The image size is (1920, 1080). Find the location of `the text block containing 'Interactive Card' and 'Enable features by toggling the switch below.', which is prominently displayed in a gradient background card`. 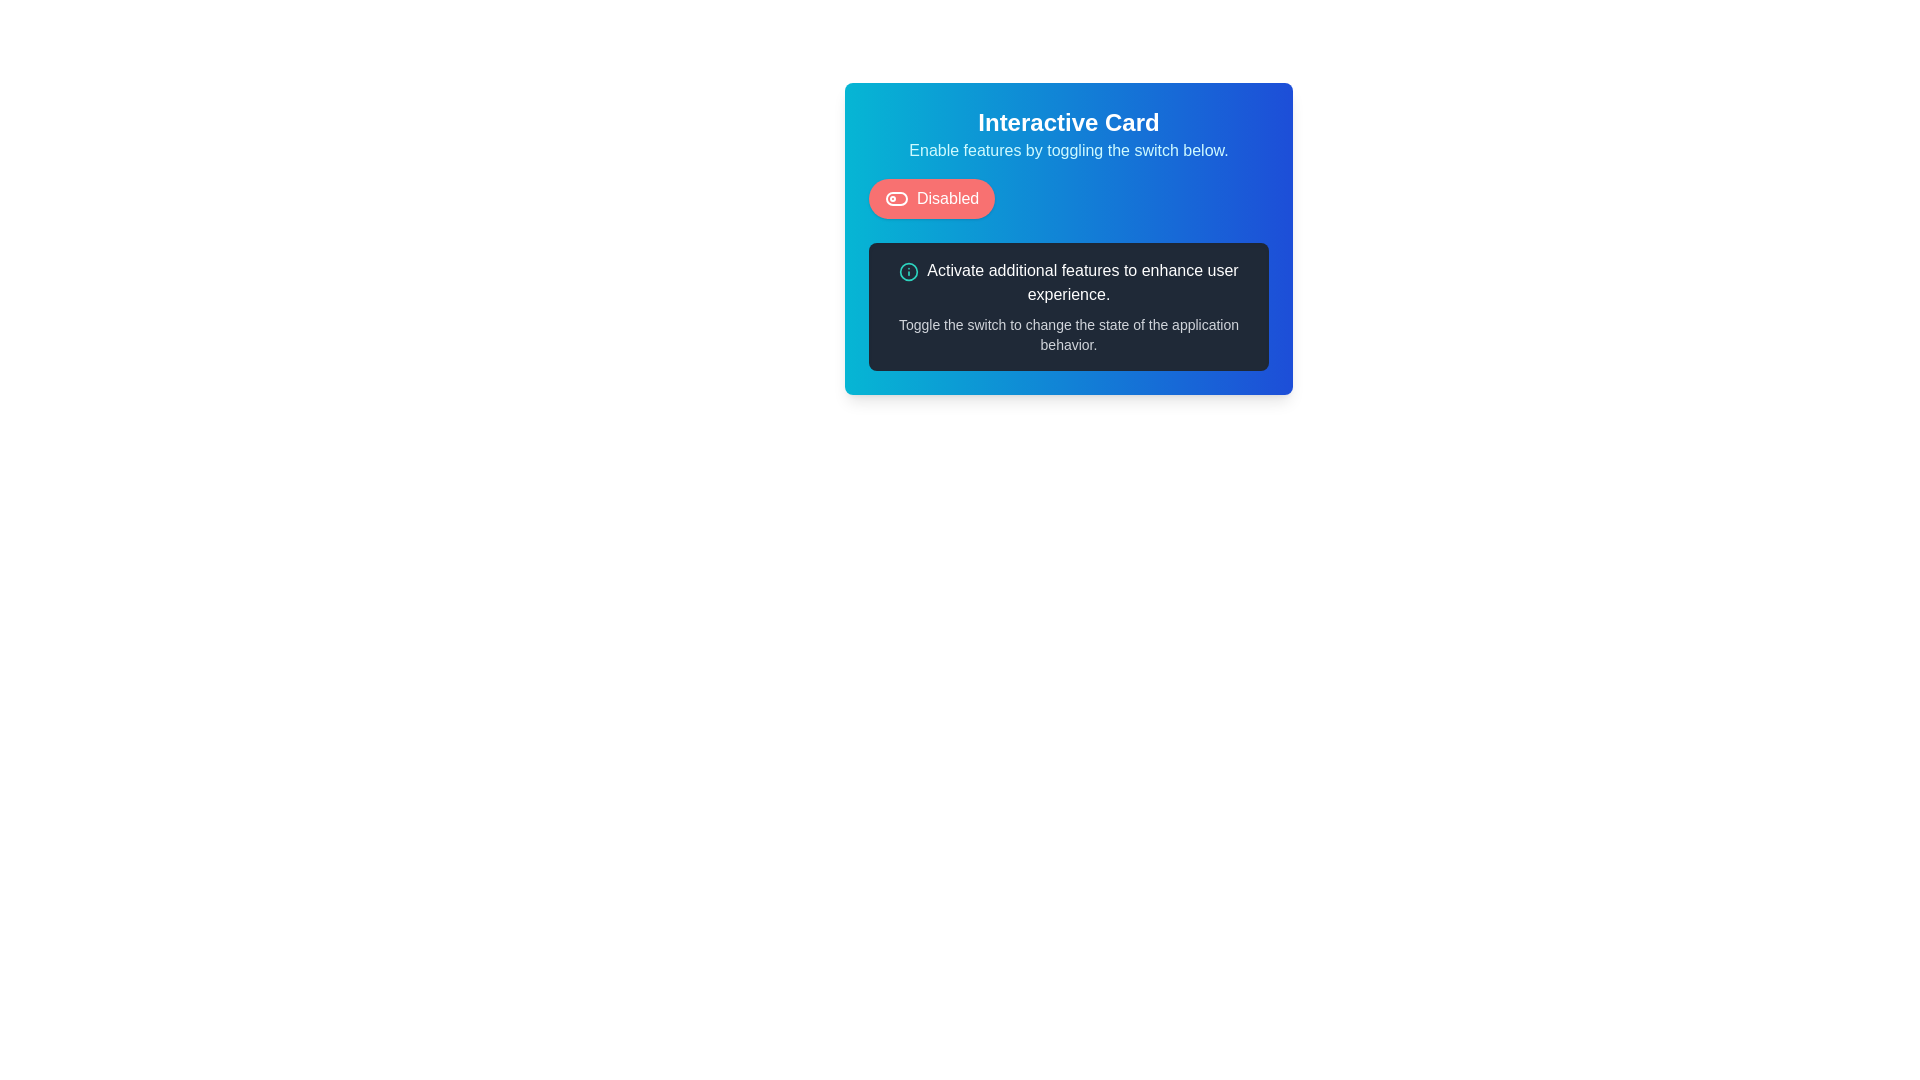

the text block containing 'Interactive Card' and 'Enable features by toggling the switch below.', which is prominently displayed in a gradient background card is located at coordinates (1068, 135).